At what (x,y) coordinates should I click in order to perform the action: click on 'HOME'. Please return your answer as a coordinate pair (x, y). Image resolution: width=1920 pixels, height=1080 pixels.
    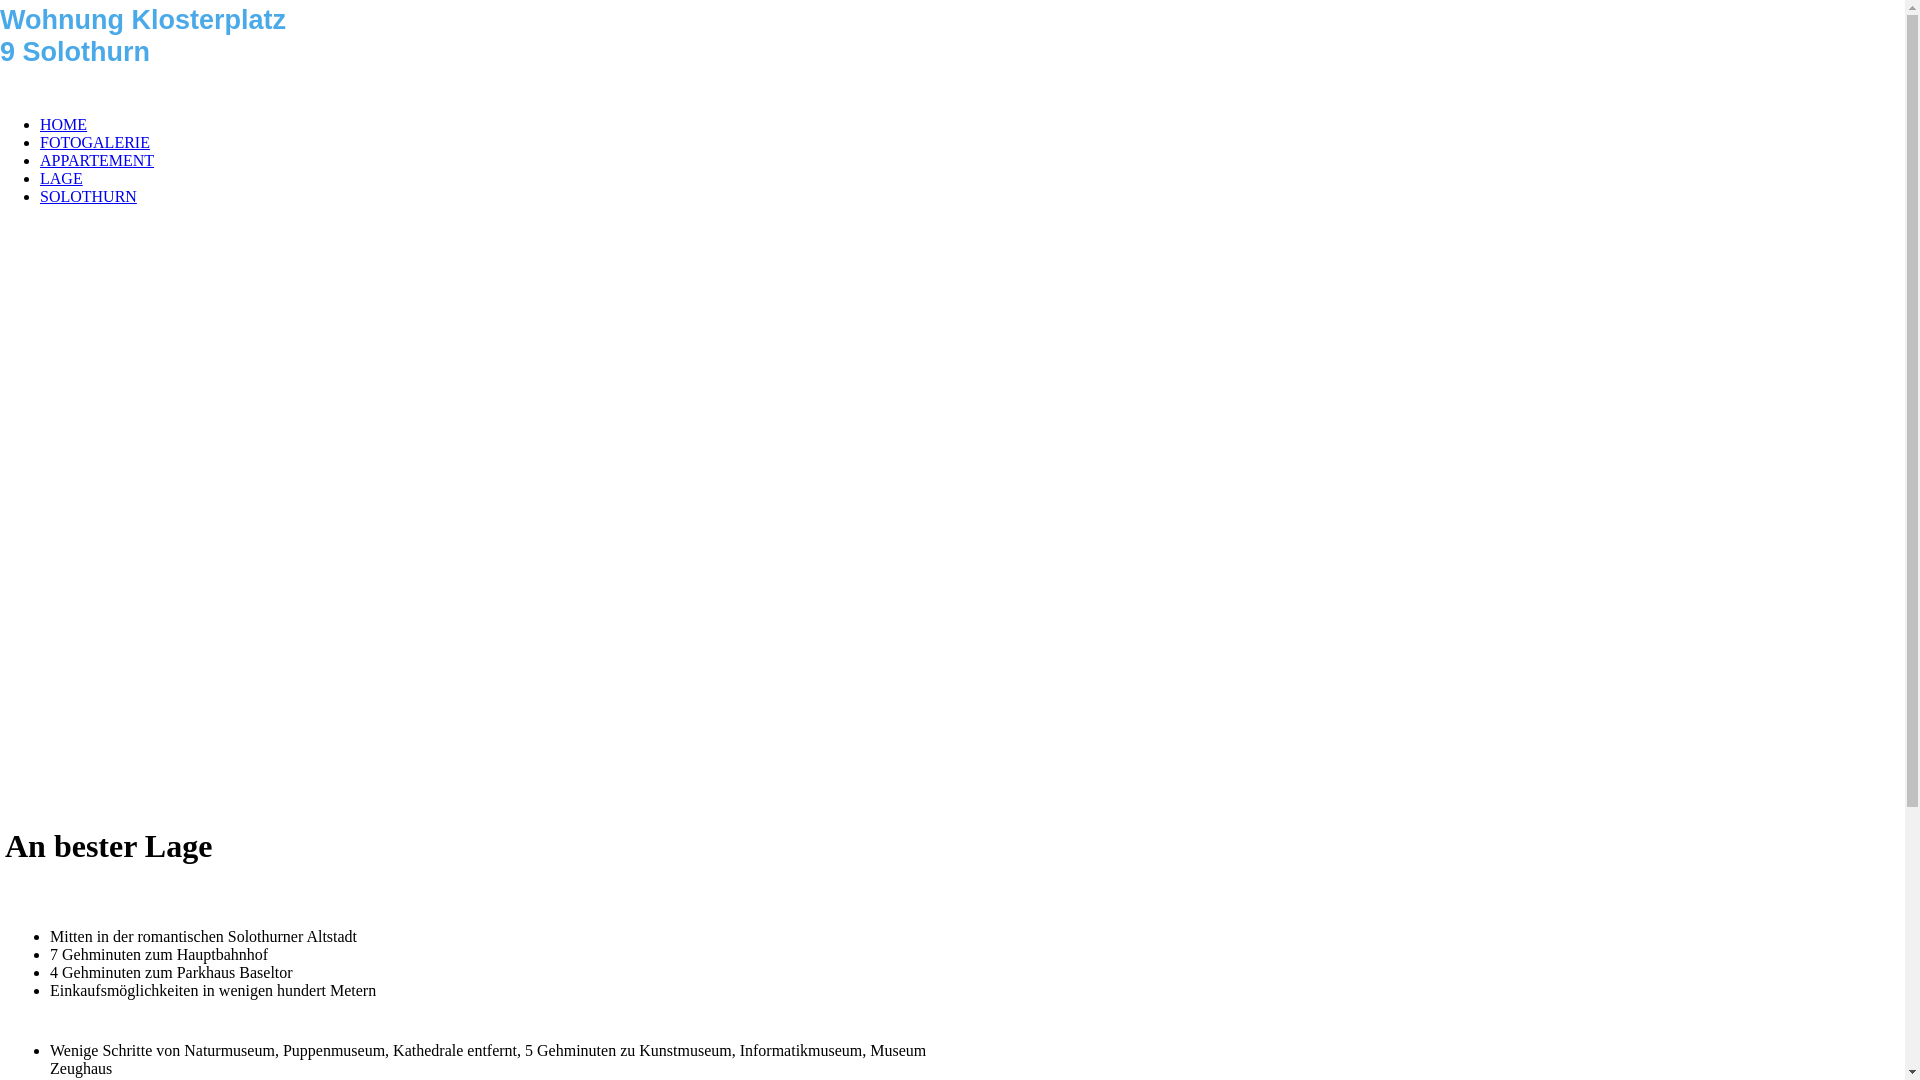
    Looking at the image, I should click on (63, 124).